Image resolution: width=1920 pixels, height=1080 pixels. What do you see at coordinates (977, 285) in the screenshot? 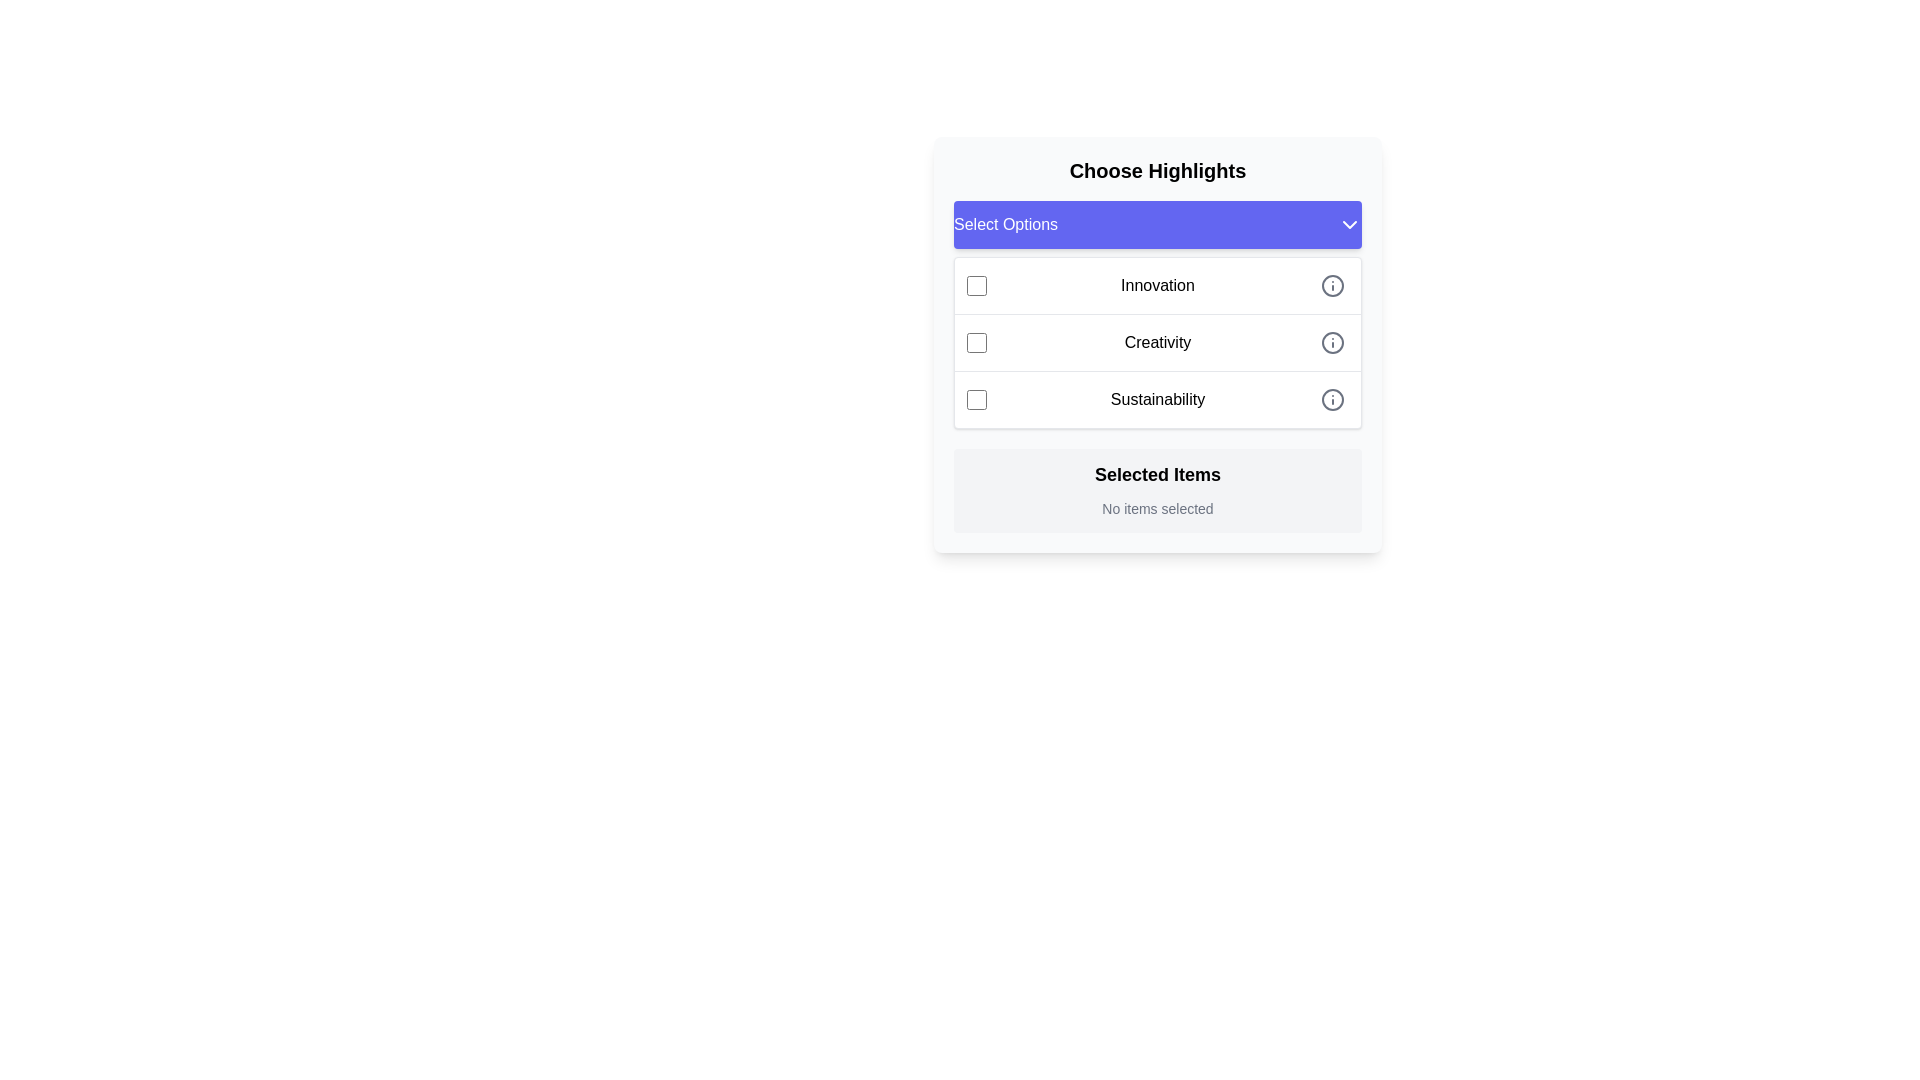
I see `the 'Innovation' checkbox located at the uppermost row of the list under 'Select Options' by` at bounding box center [977, 285].